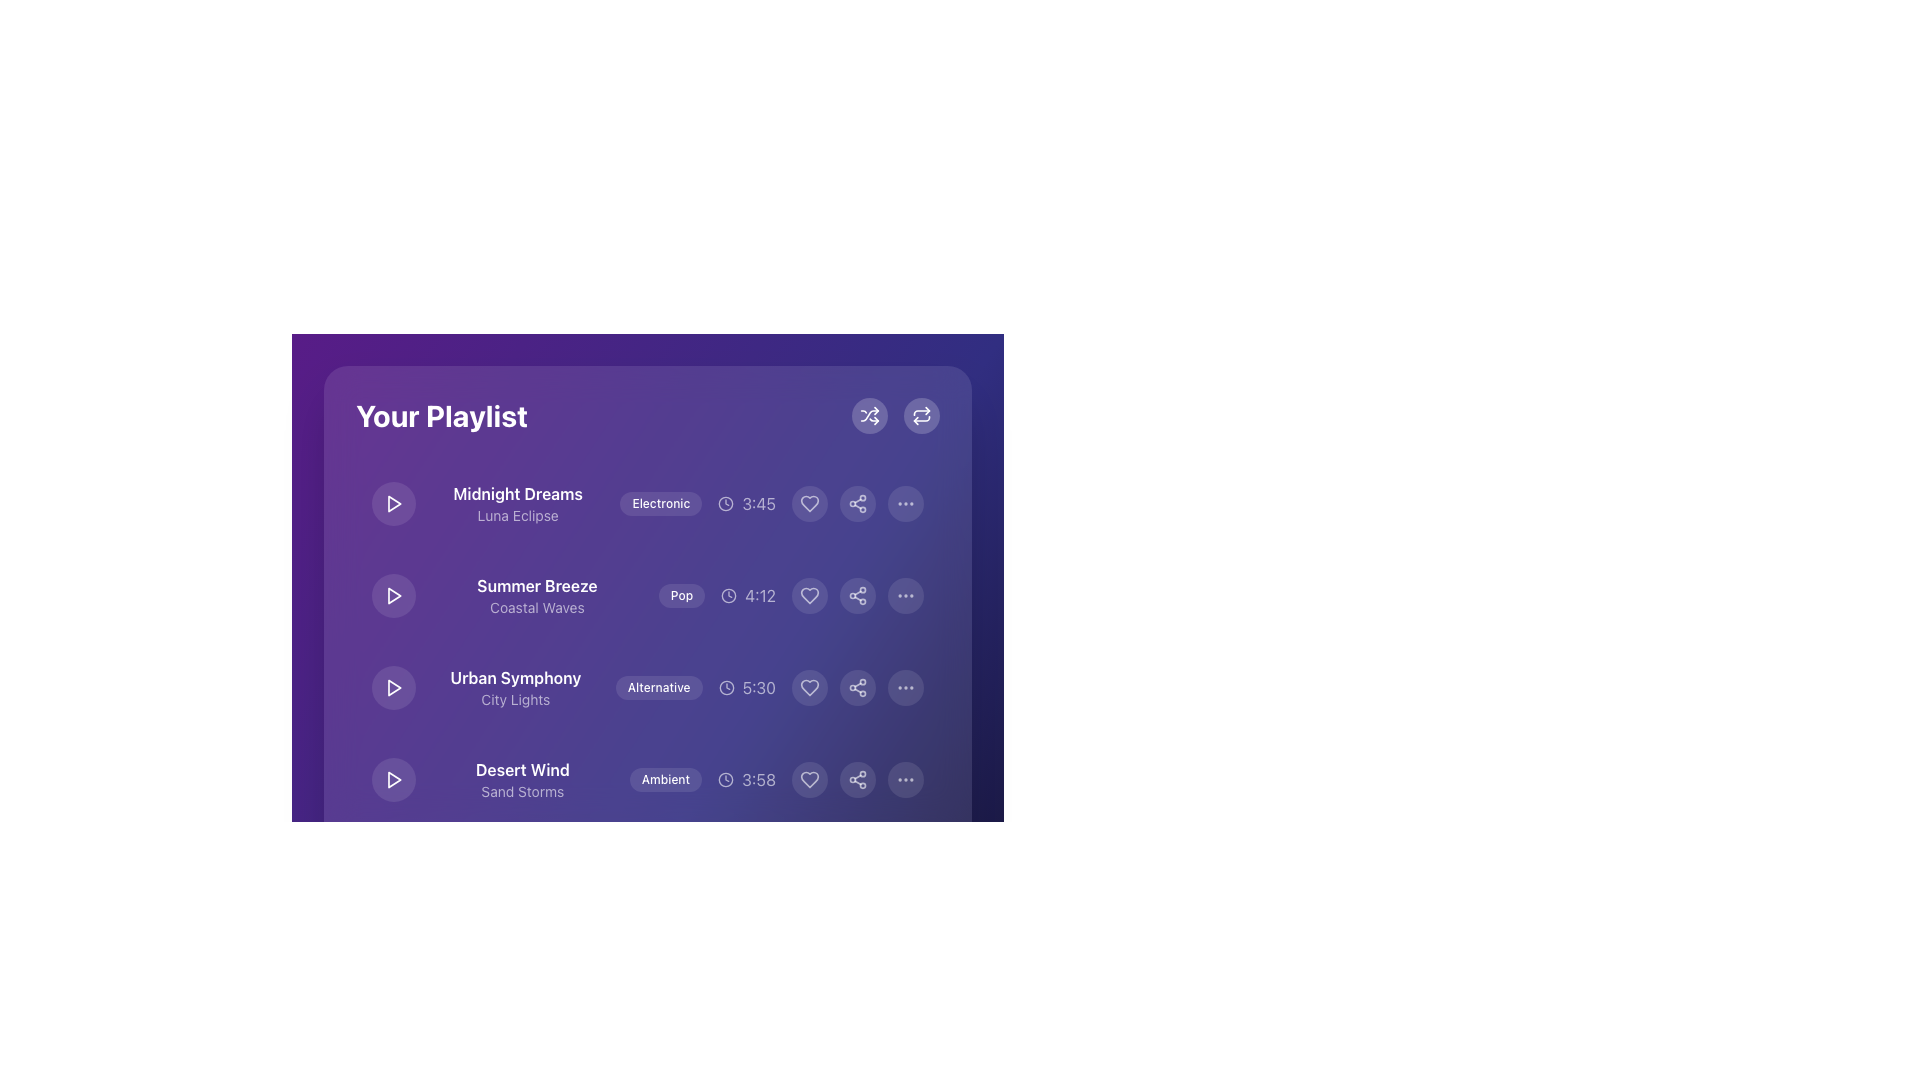 The height and width of the screenshot is (1080, 1920). Describe the element at coordinates (681, 595) in the screenshot. I see `the 'Pop' badge element in the 'Summer Breeze' playlist, which is a small, pill-shaped badge with rounded corners and semi-transparent white color` at that location.